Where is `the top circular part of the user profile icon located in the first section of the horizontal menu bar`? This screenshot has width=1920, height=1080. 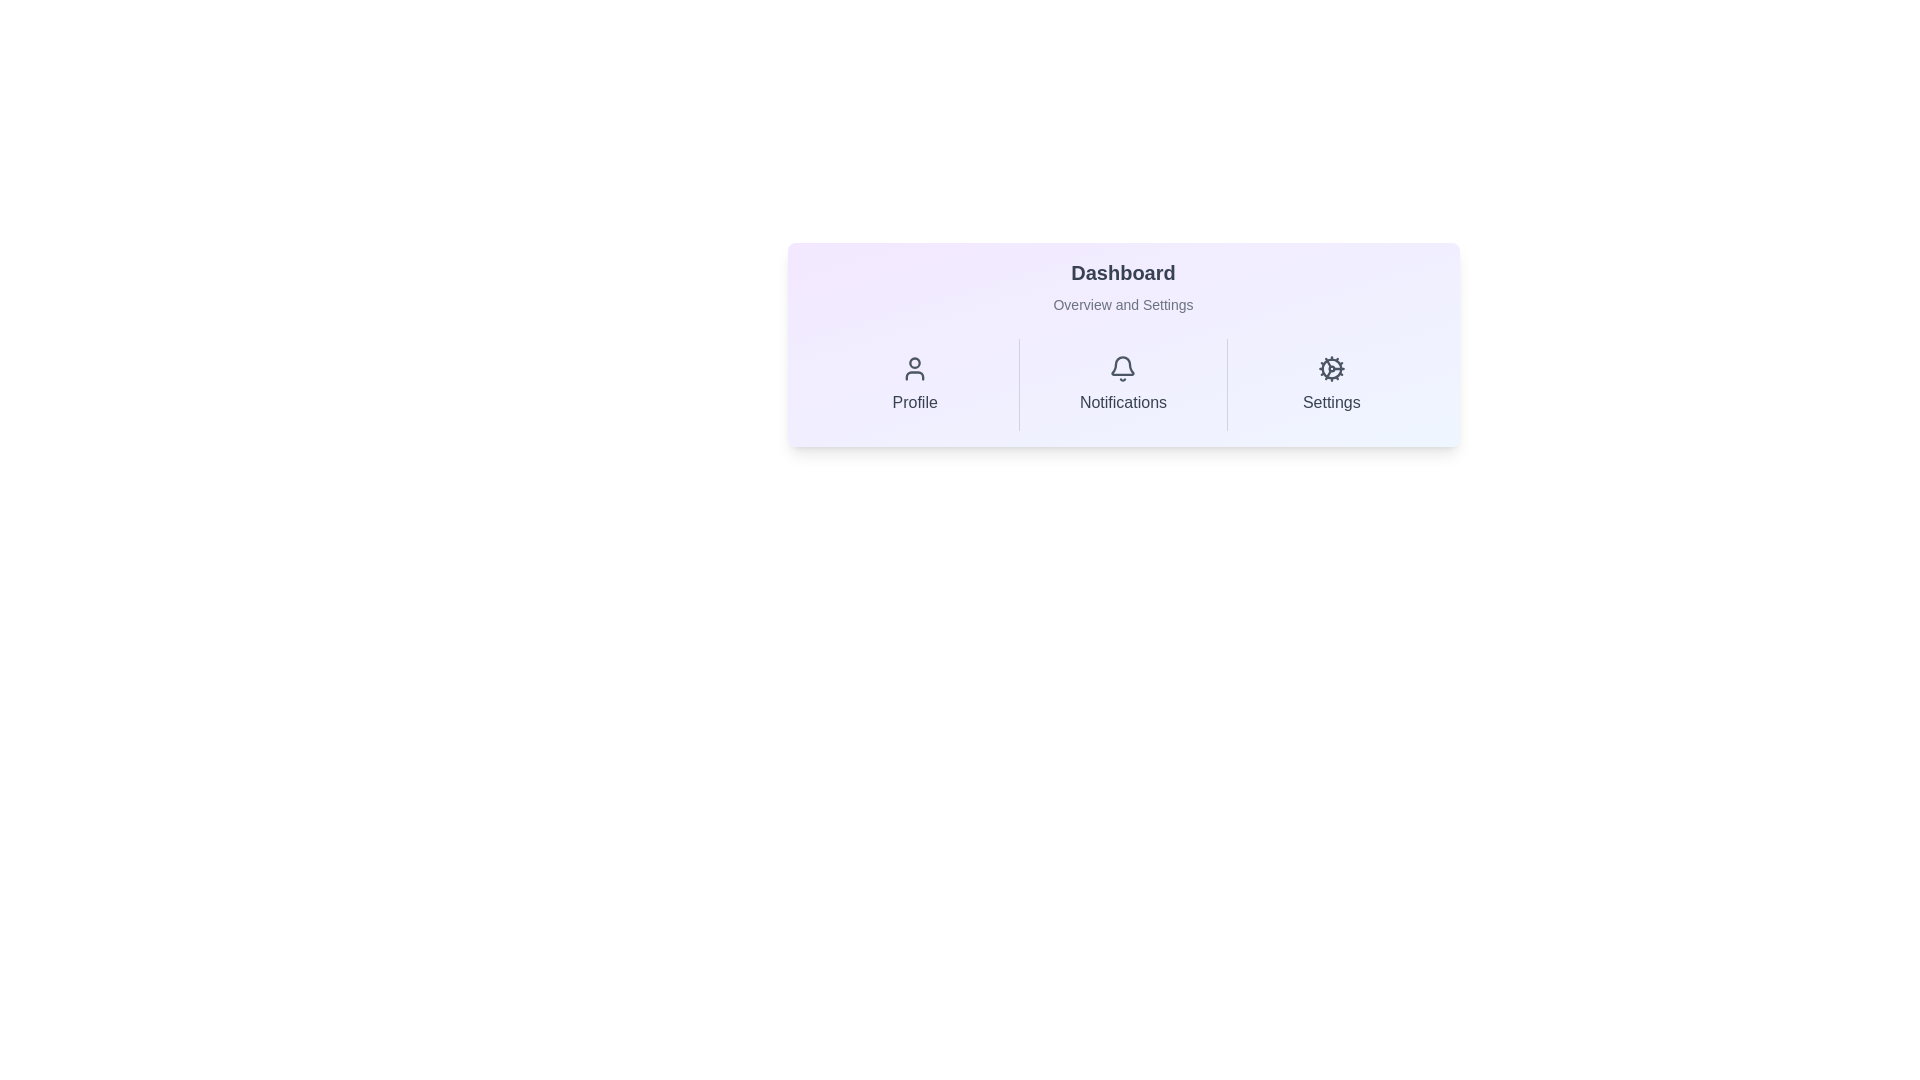 the top circular part of the user profile icon located in the first section of the horizontal menu bar is located at coordinates (914, 363).